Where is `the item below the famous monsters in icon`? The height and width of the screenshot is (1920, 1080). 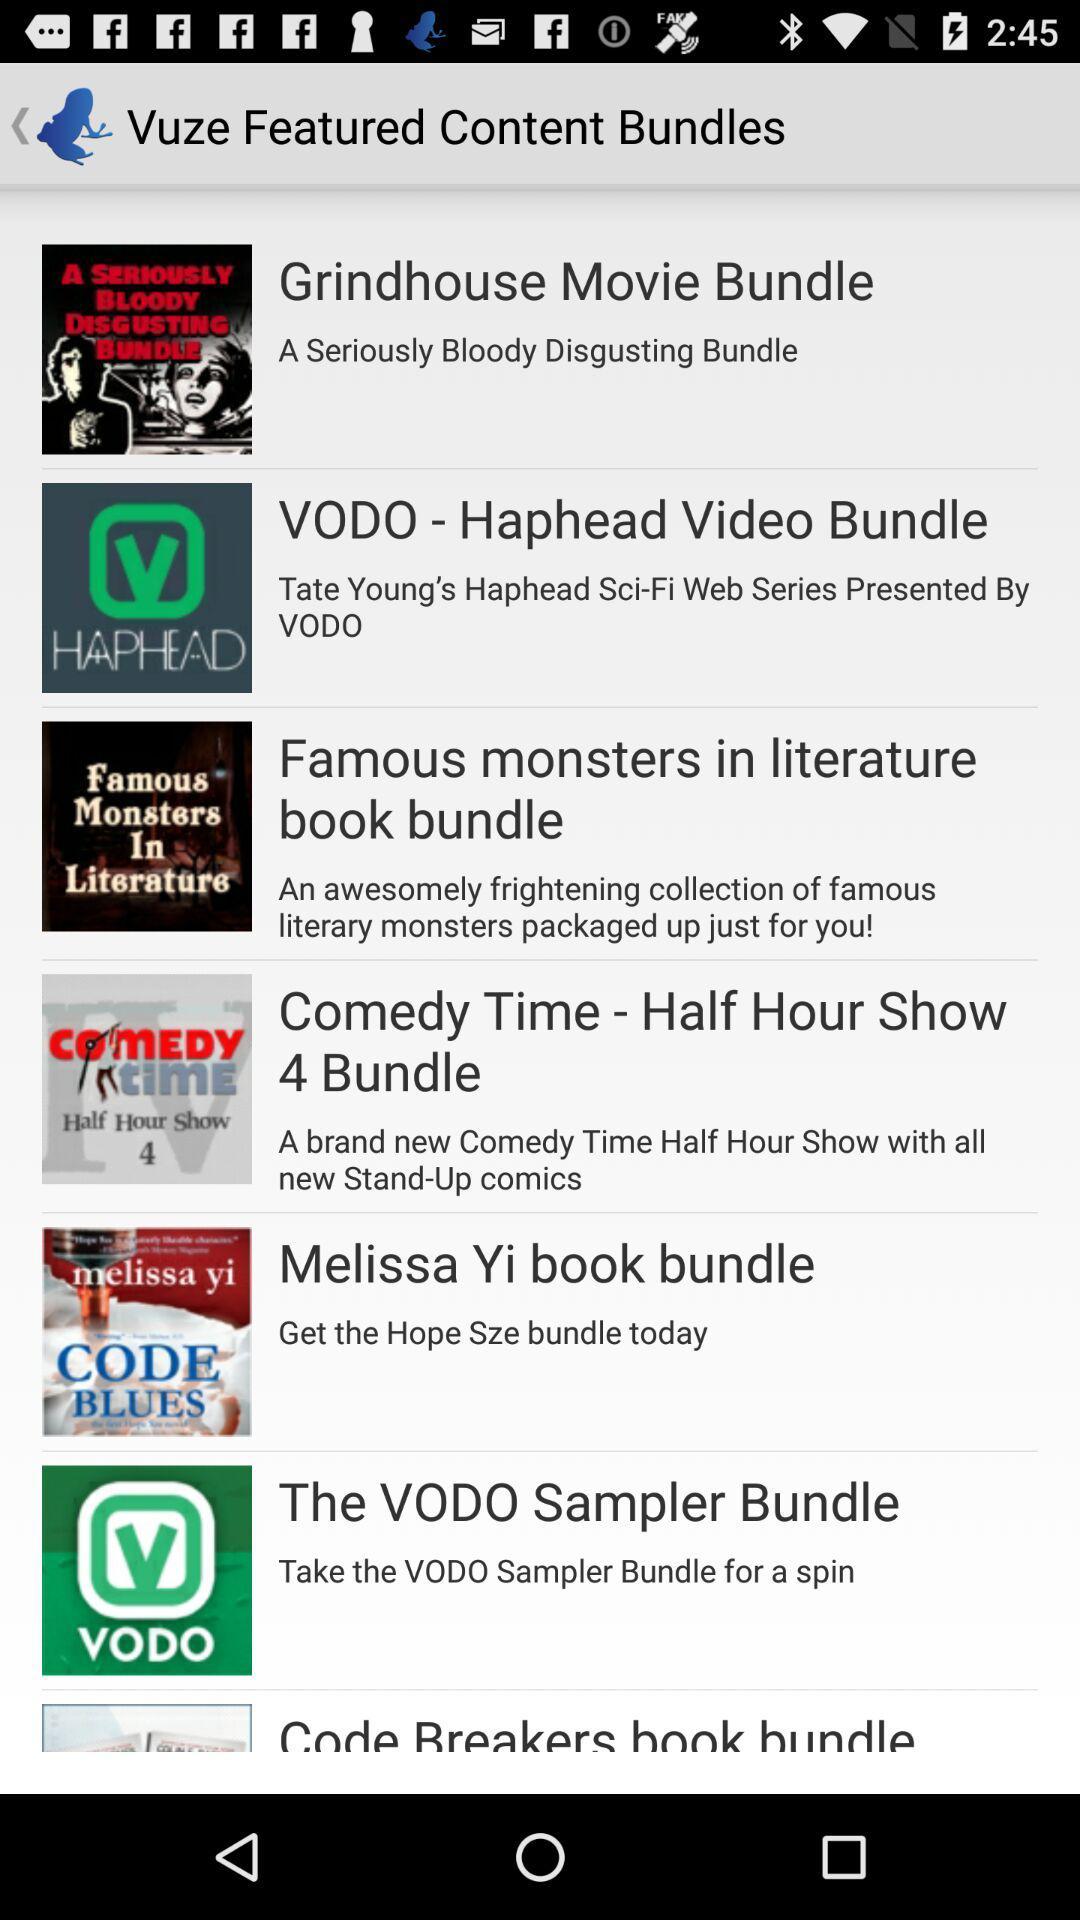
the item below the famous monsters in icon is located at coordinates (658, 898).